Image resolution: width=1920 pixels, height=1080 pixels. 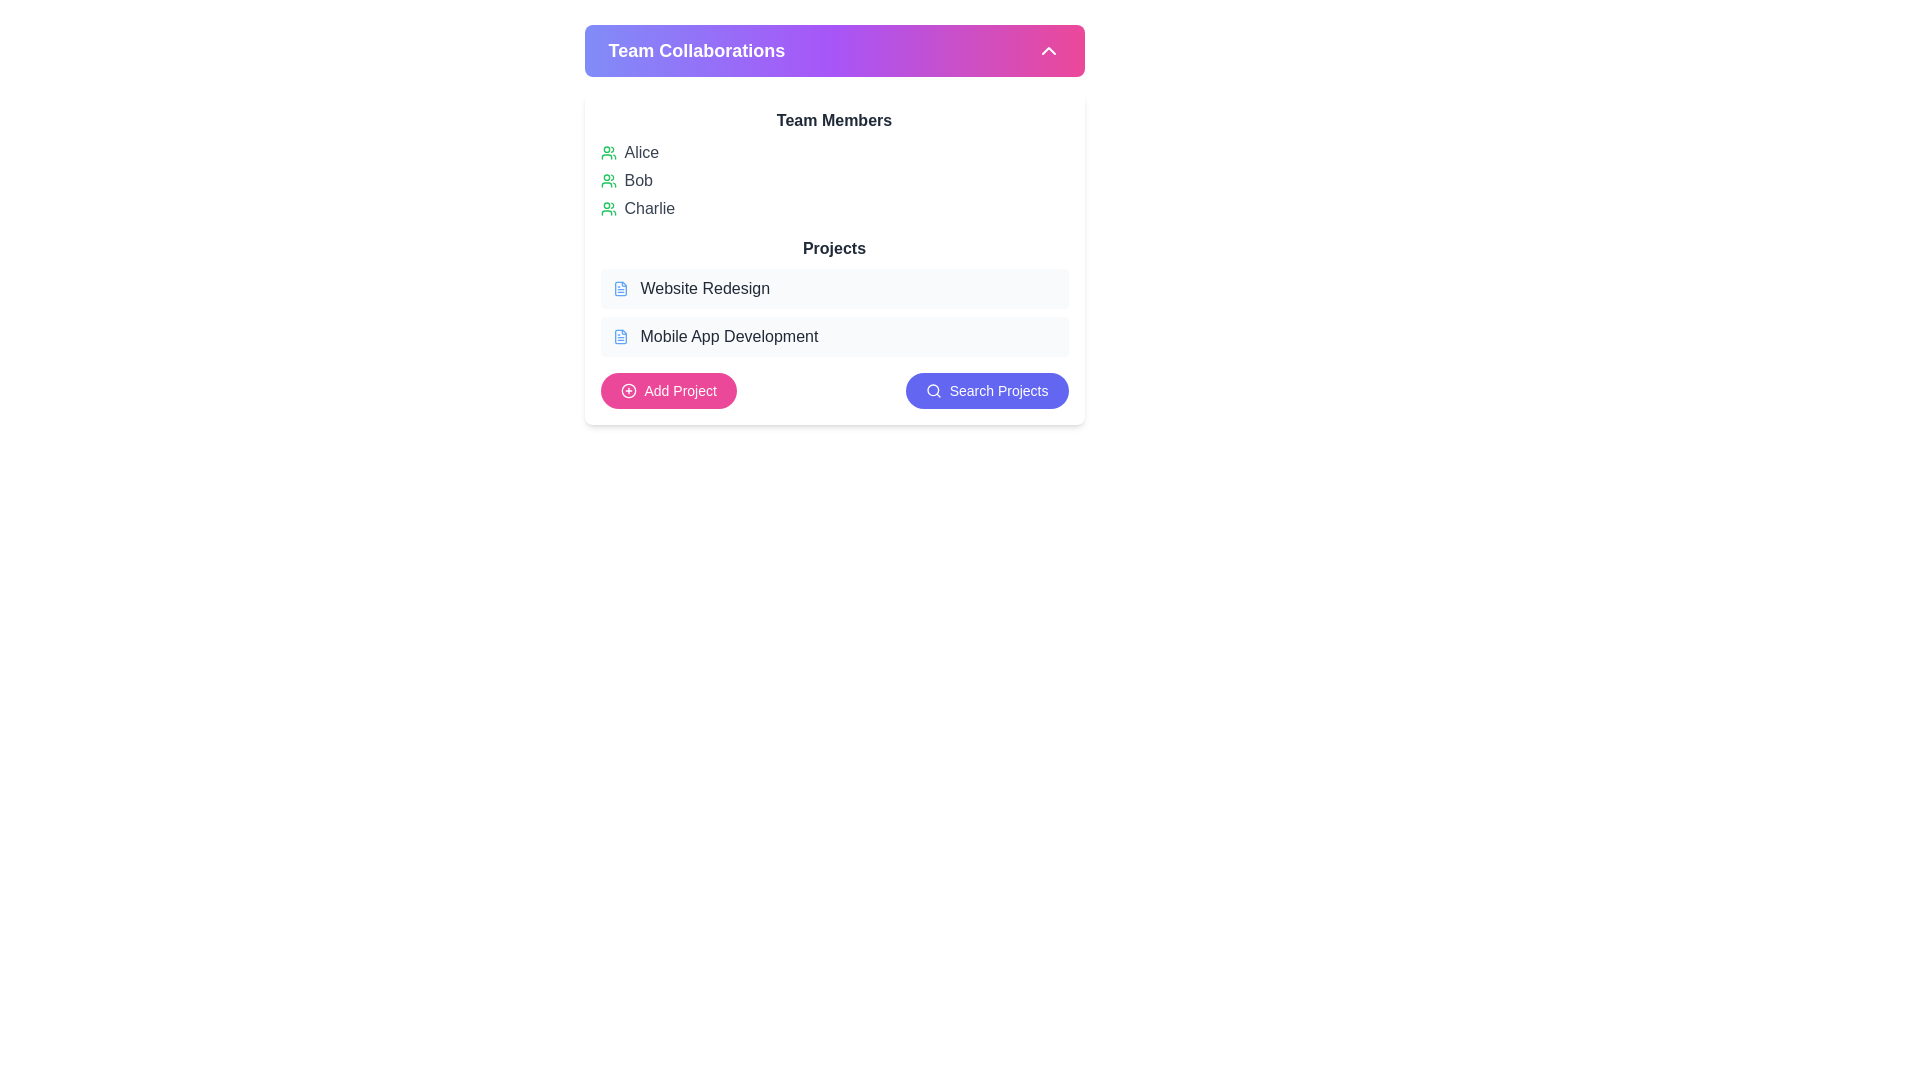 What do you see at coordinates (607, 152) in the screenshot?
I see `the user indicator icon for 'Alice' located in the 'Team Members' section to the left of the textual label` at bounding box center [607, 152].